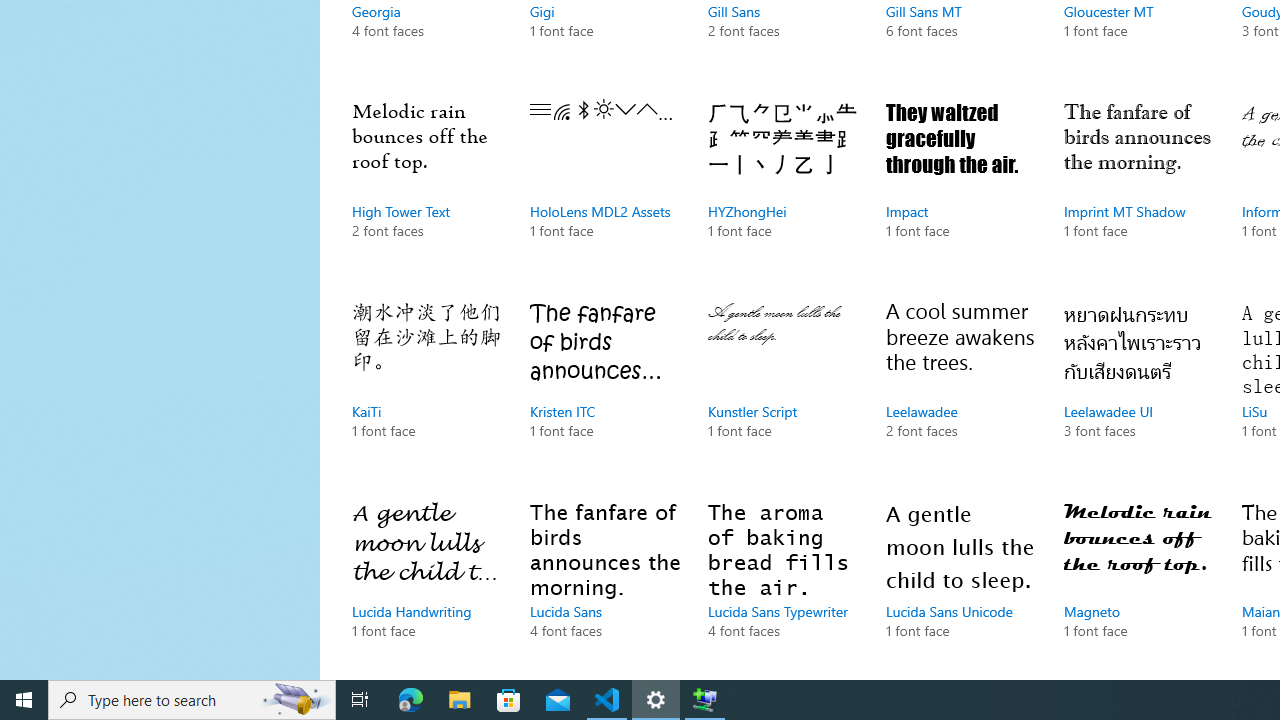  I want to click on 'Lucida Sans Typewriter, 4 font faces', so click(782, 585).